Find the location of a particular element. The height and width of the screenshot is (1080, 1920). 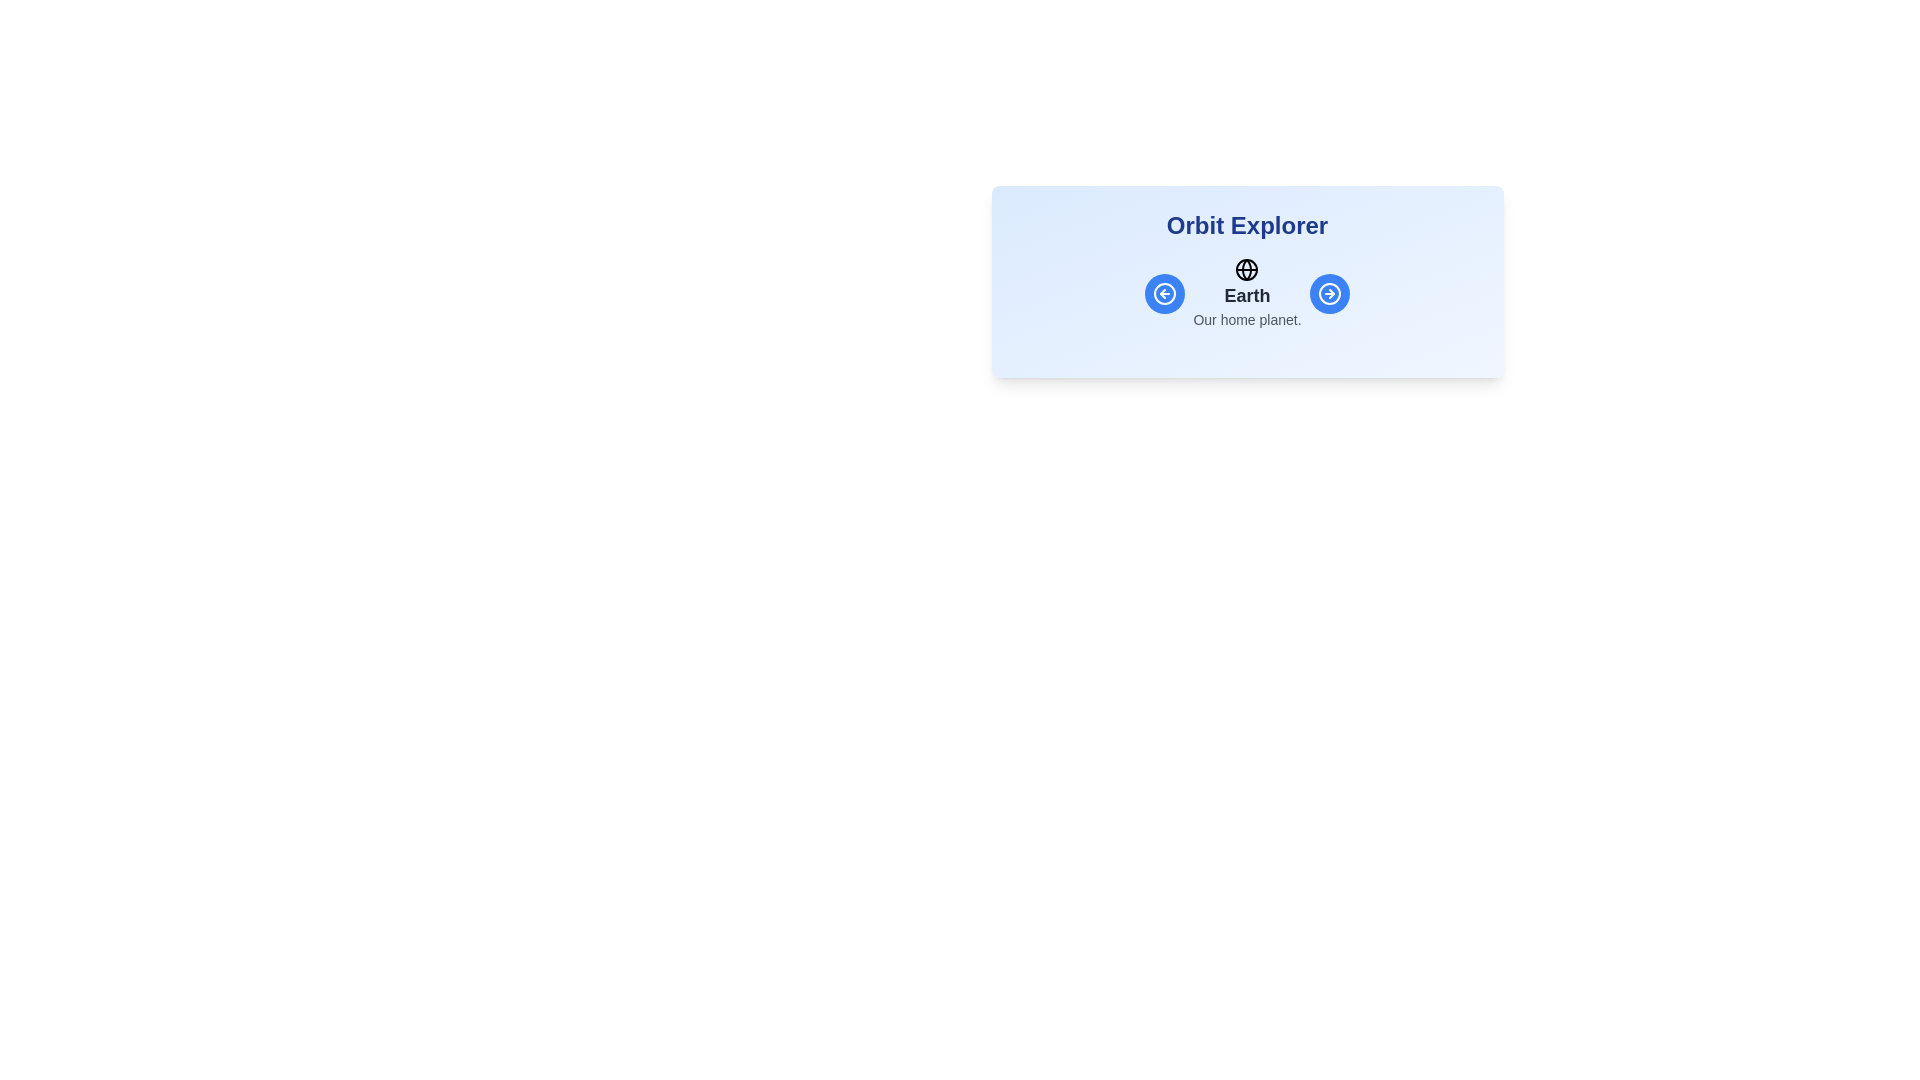

the blue circular graphic icon, which is the leftmost part of the leftward-pointing directional icon is located at coordinates (1165, 293).